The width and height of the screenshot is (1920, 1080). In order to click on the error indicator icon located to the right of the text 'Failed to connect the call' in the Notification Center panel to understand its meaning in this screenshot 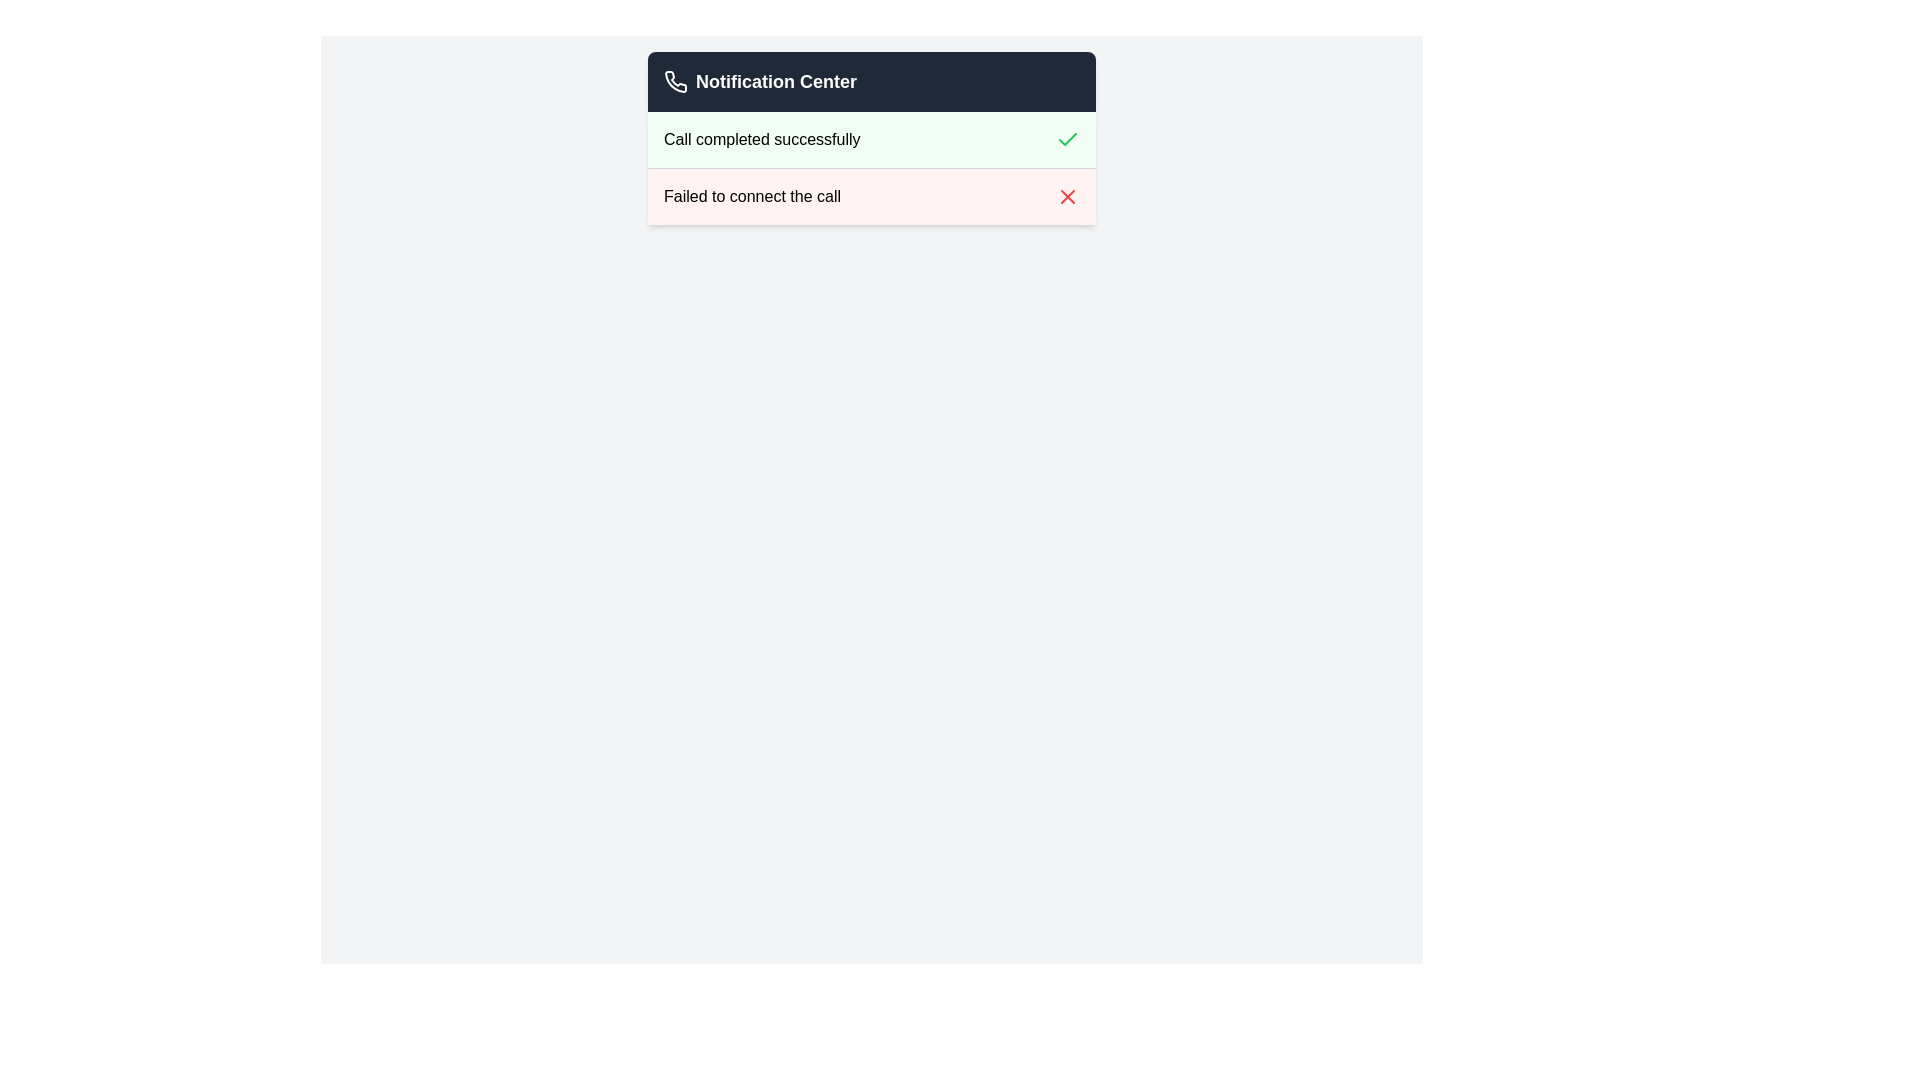, I will do `click(1067, 196)`.